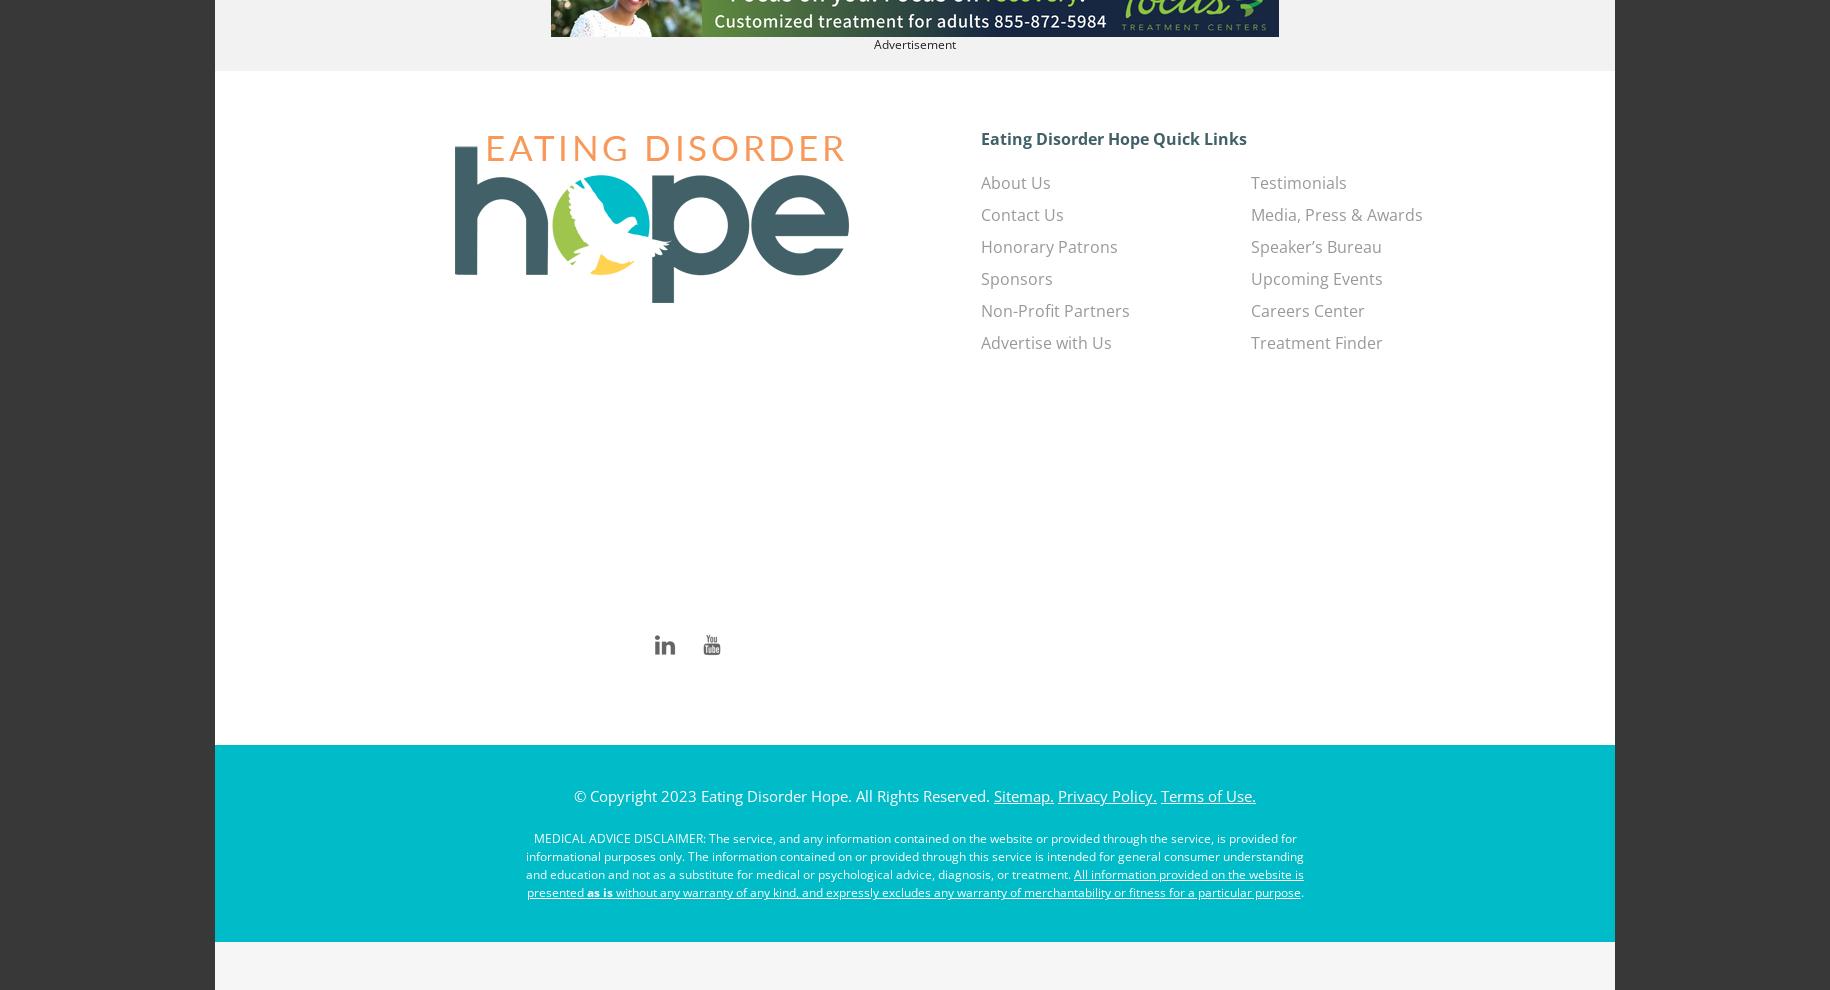  What do you see at coordinates (954, 891) in the screenshot?
I see `'without any warranty of any kind, and expressly excludes any warranty of merchantability or fitness for a particular purpose'` at bounding box center [954, 891].